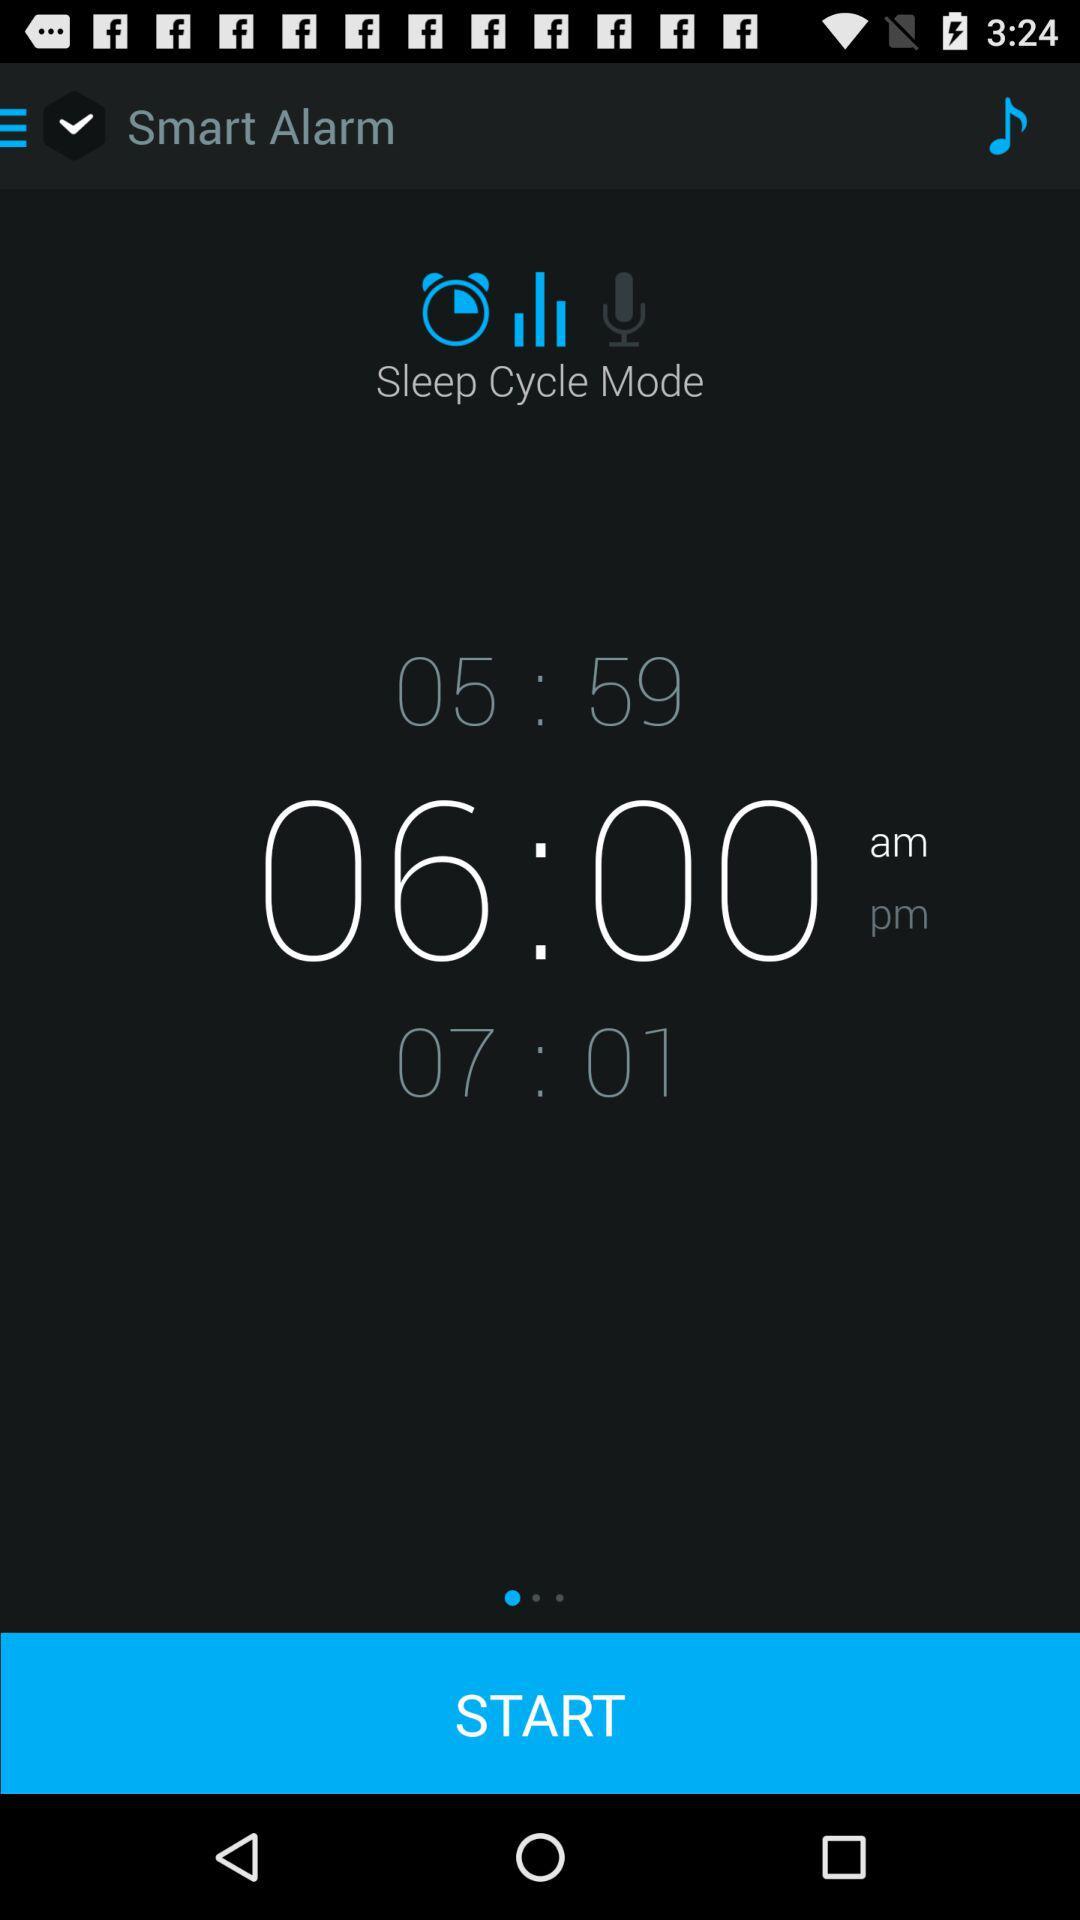 This screenshot has width=1080, height=1920. What do you see at coordinates (973, 776) in the screenshot?
I see `the am icon` at bounding box center [973, 776].